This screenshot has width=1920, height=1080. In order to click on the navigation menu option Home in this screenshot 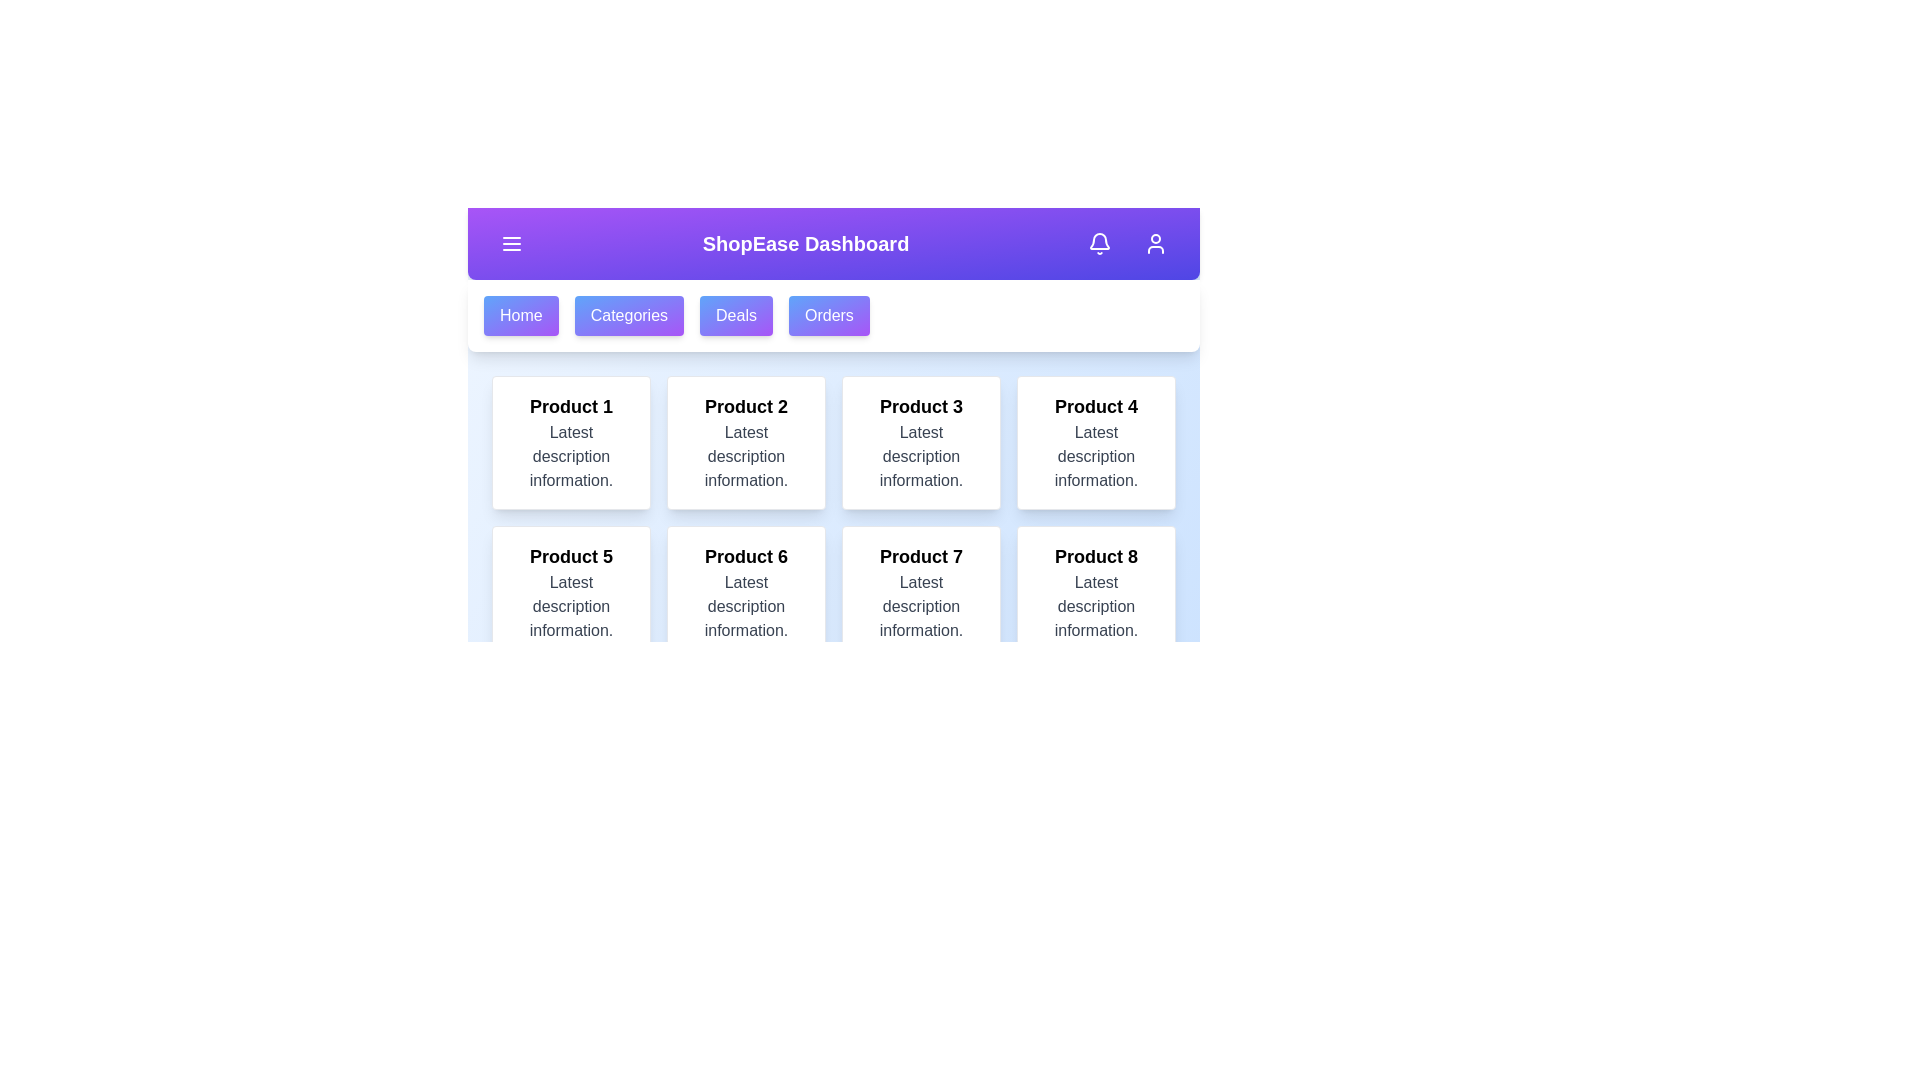, I will do `click(521, 315)`.